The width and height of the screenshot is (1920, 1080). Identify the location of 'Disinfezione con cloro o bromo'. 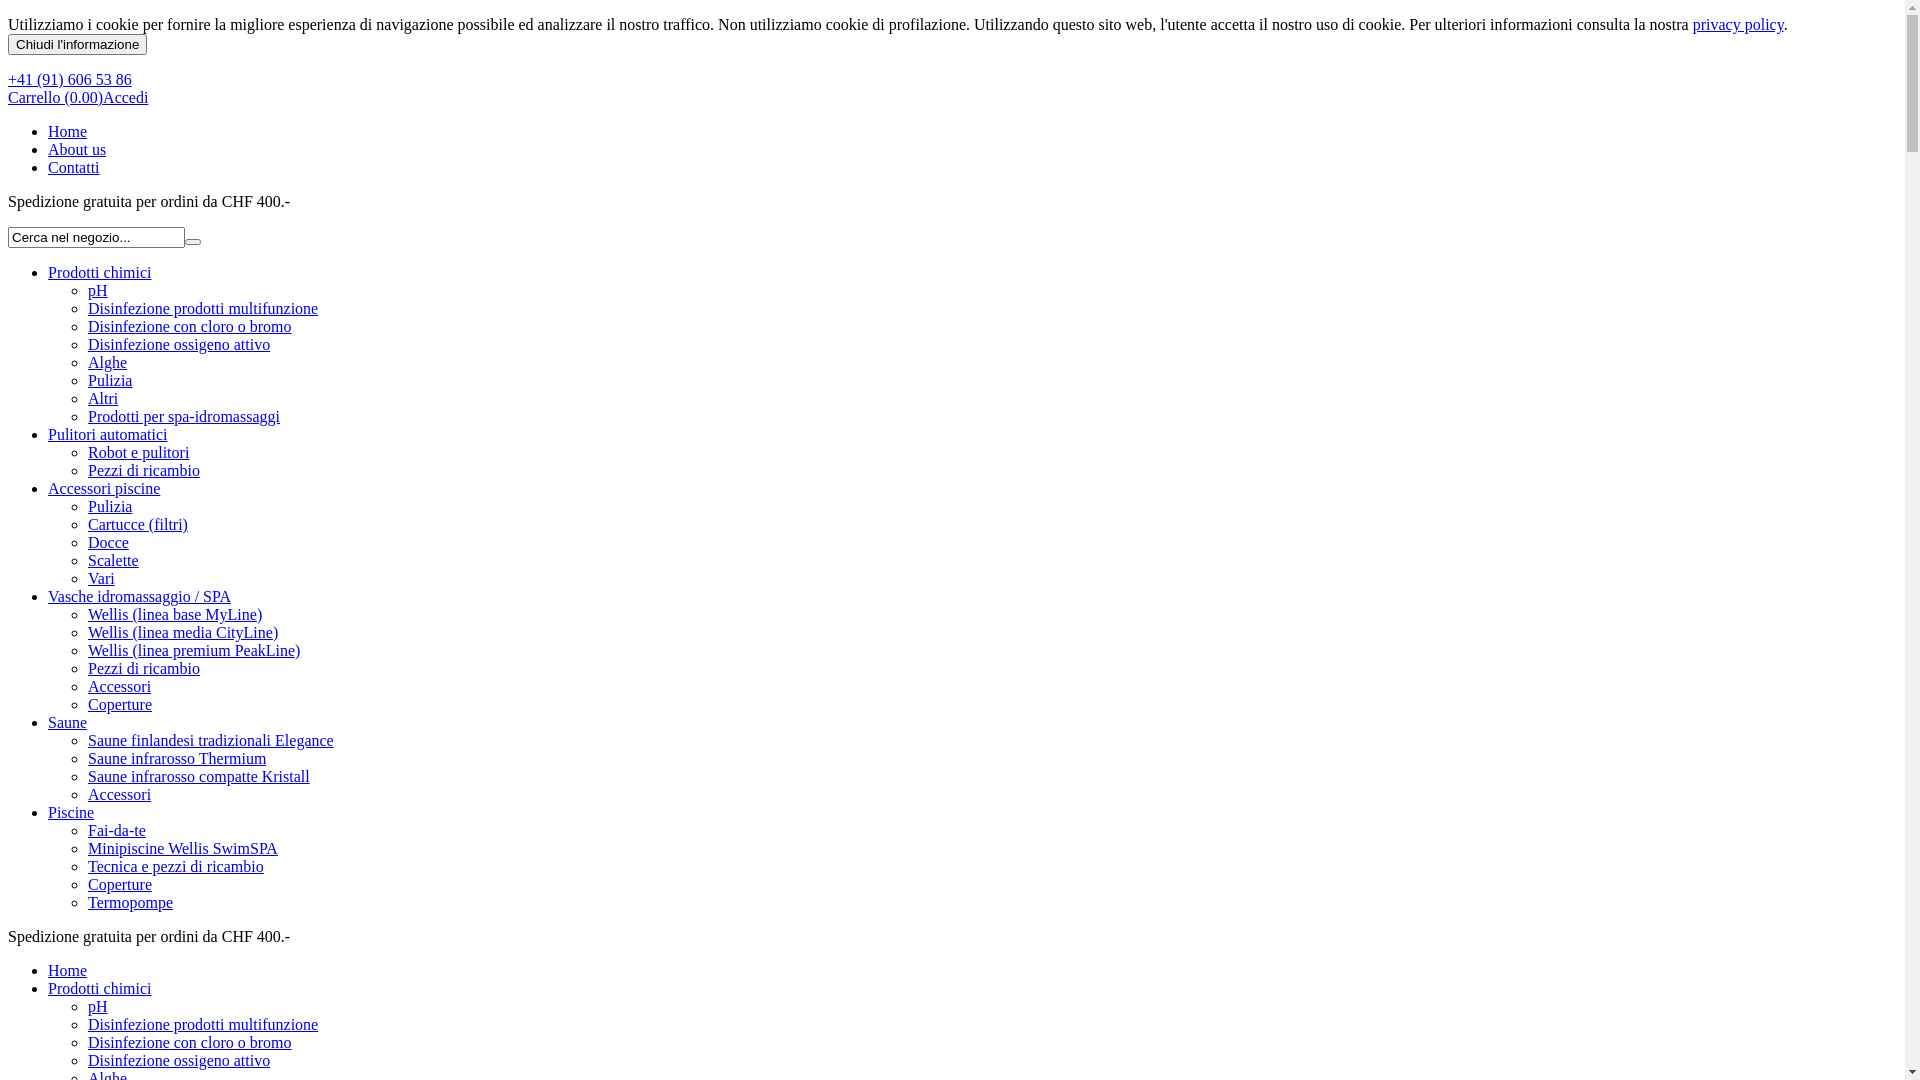
(190, 325).